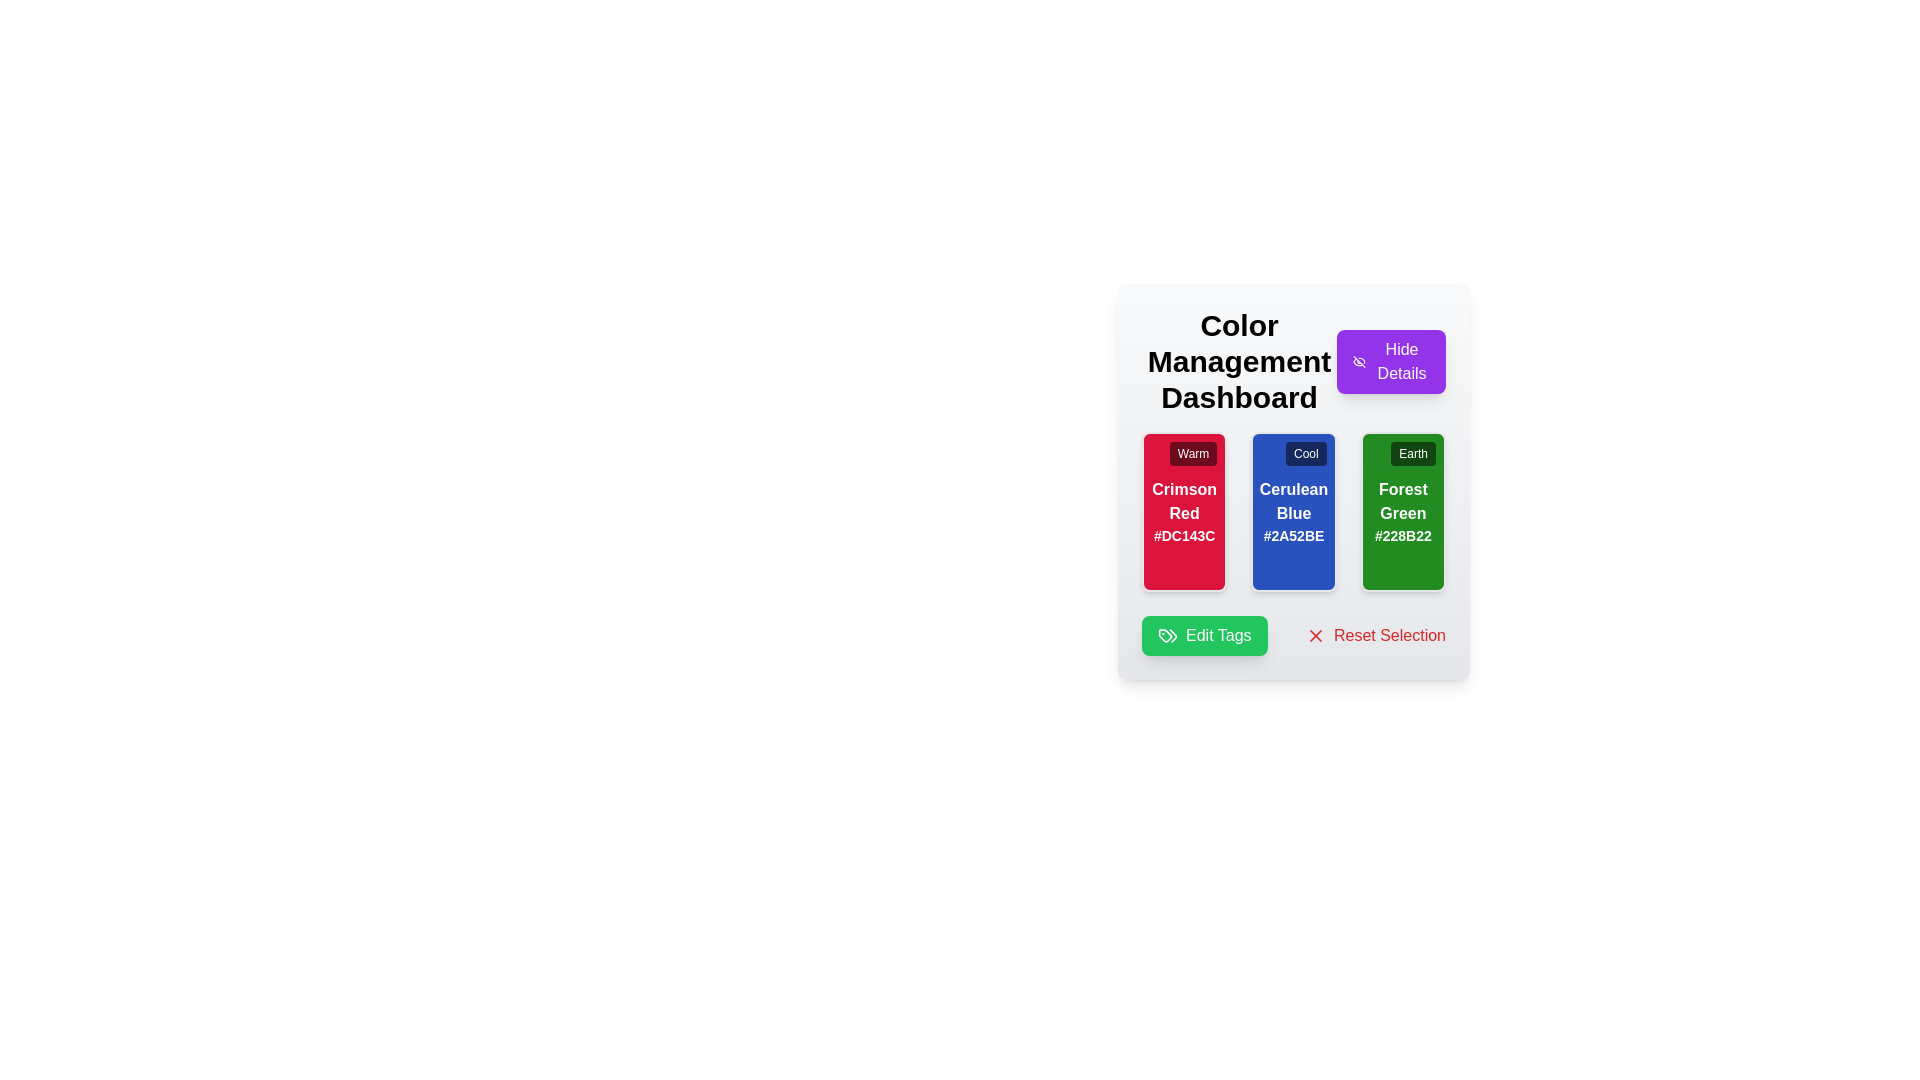 This screenshot has height=1080, width=1920. Describe the element at coordinates (1402, 535) in the screenshot. I see `text content of the text snippet displaying the hexadecimal color code '#228B22', styled in white text within the green card labeled 'Forest Green'` at that location.